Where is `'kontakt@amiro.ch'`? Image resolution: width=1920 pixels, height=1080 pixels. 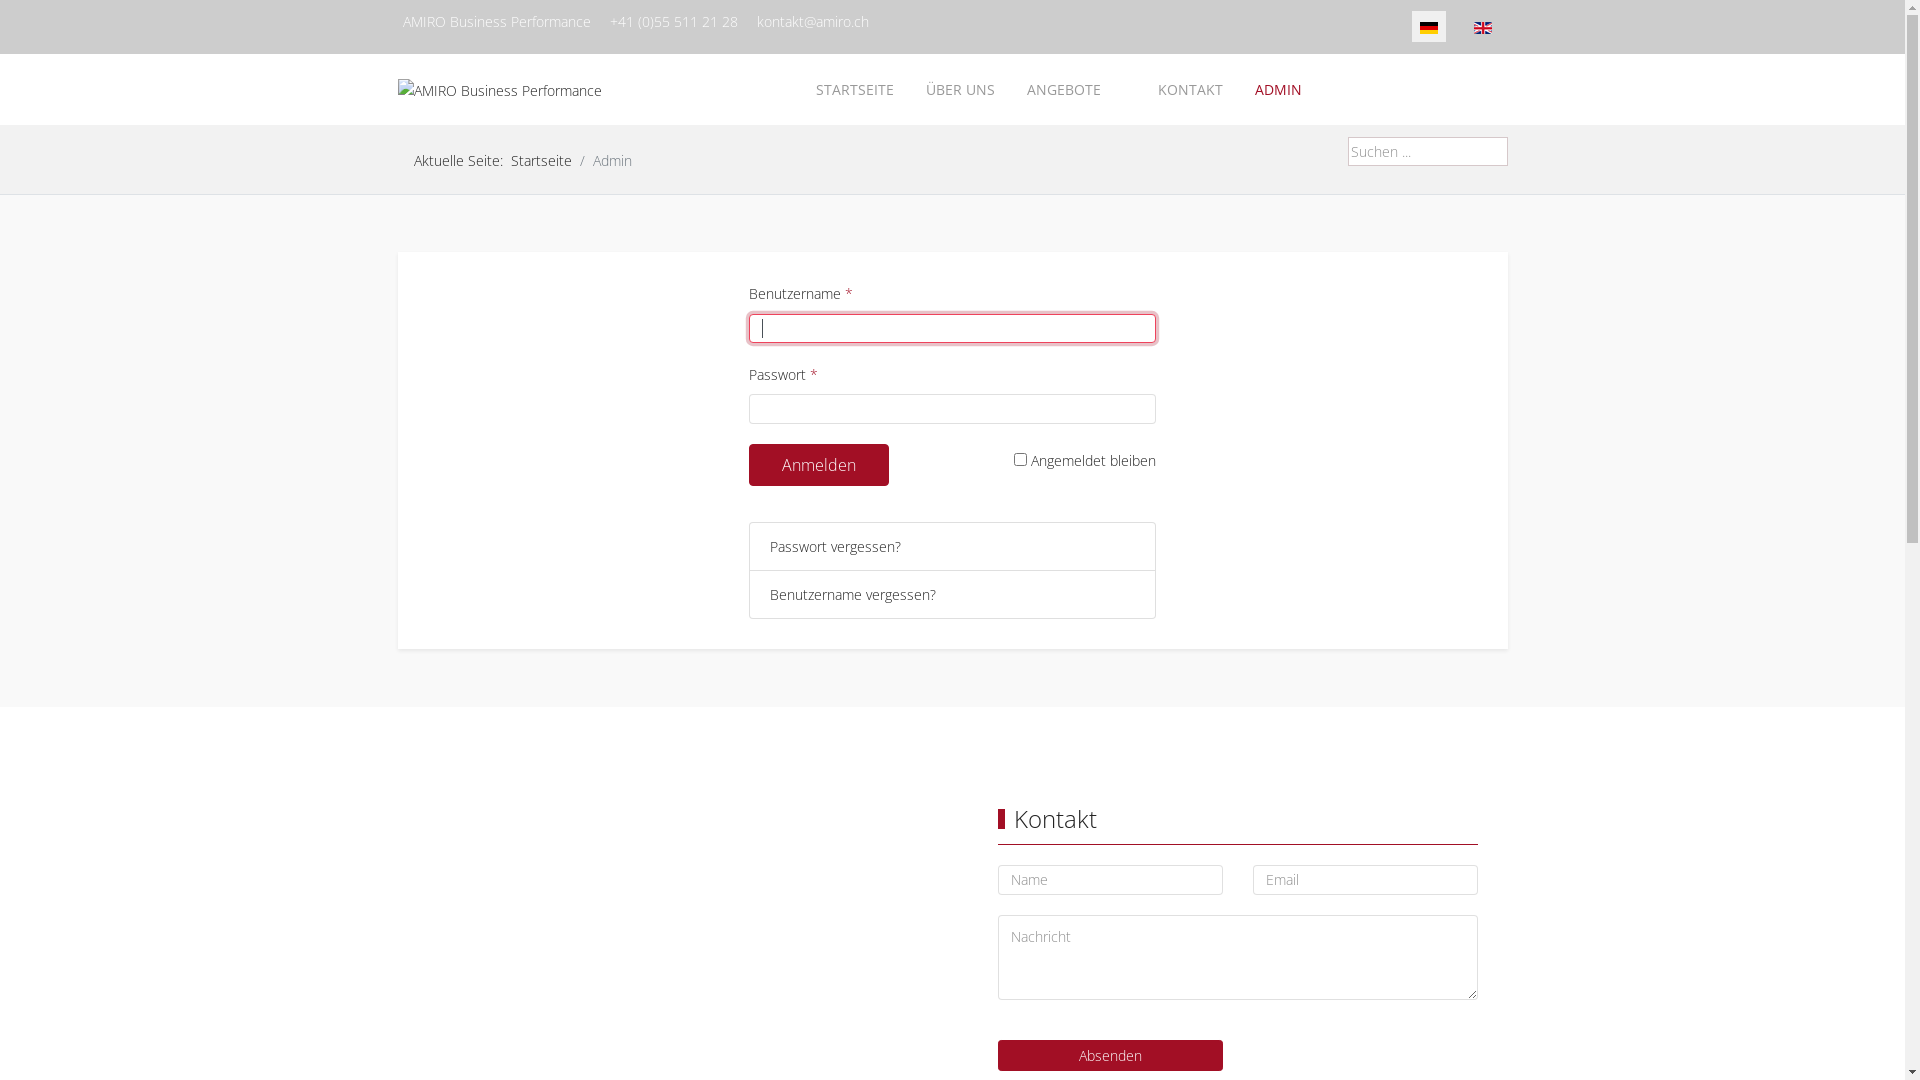
'kontakt@amiro.ch' is located at coordinates (811, 21).